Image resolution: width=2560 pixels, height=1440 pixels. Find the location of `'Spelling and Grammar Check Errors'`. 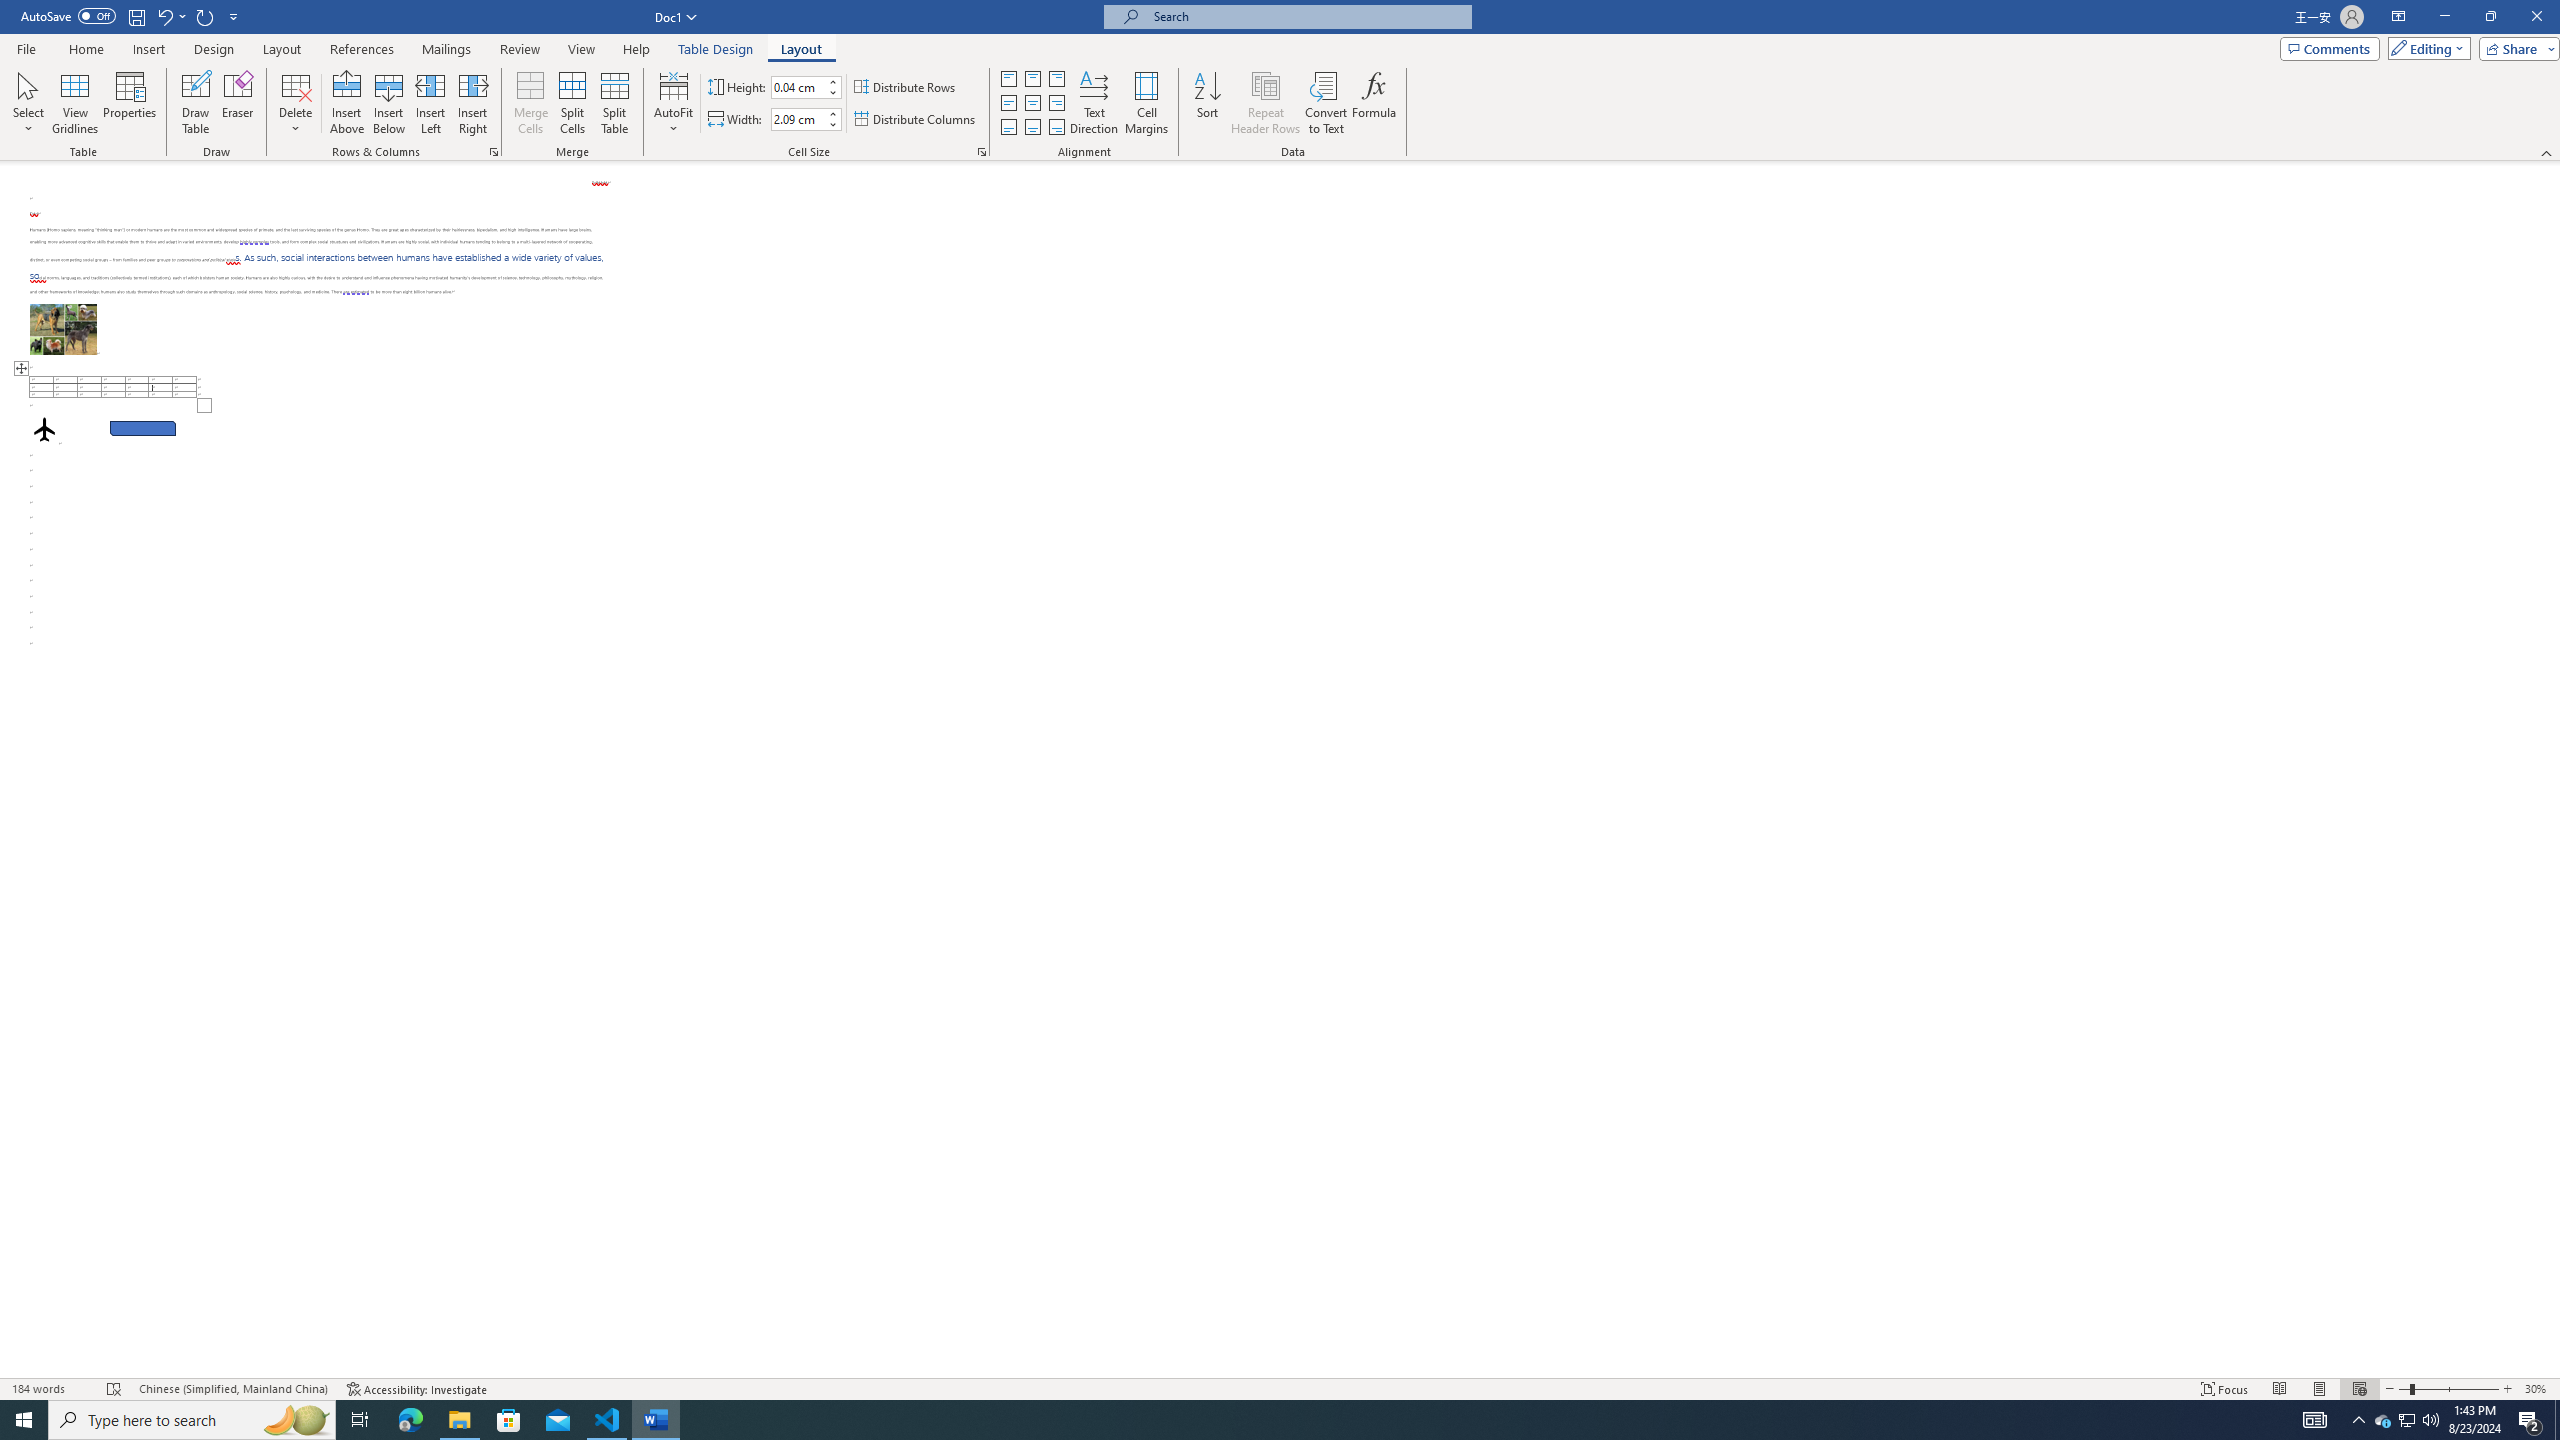

'Spelling and Grammar Check Errors' is located at coordinates (114, 1389).